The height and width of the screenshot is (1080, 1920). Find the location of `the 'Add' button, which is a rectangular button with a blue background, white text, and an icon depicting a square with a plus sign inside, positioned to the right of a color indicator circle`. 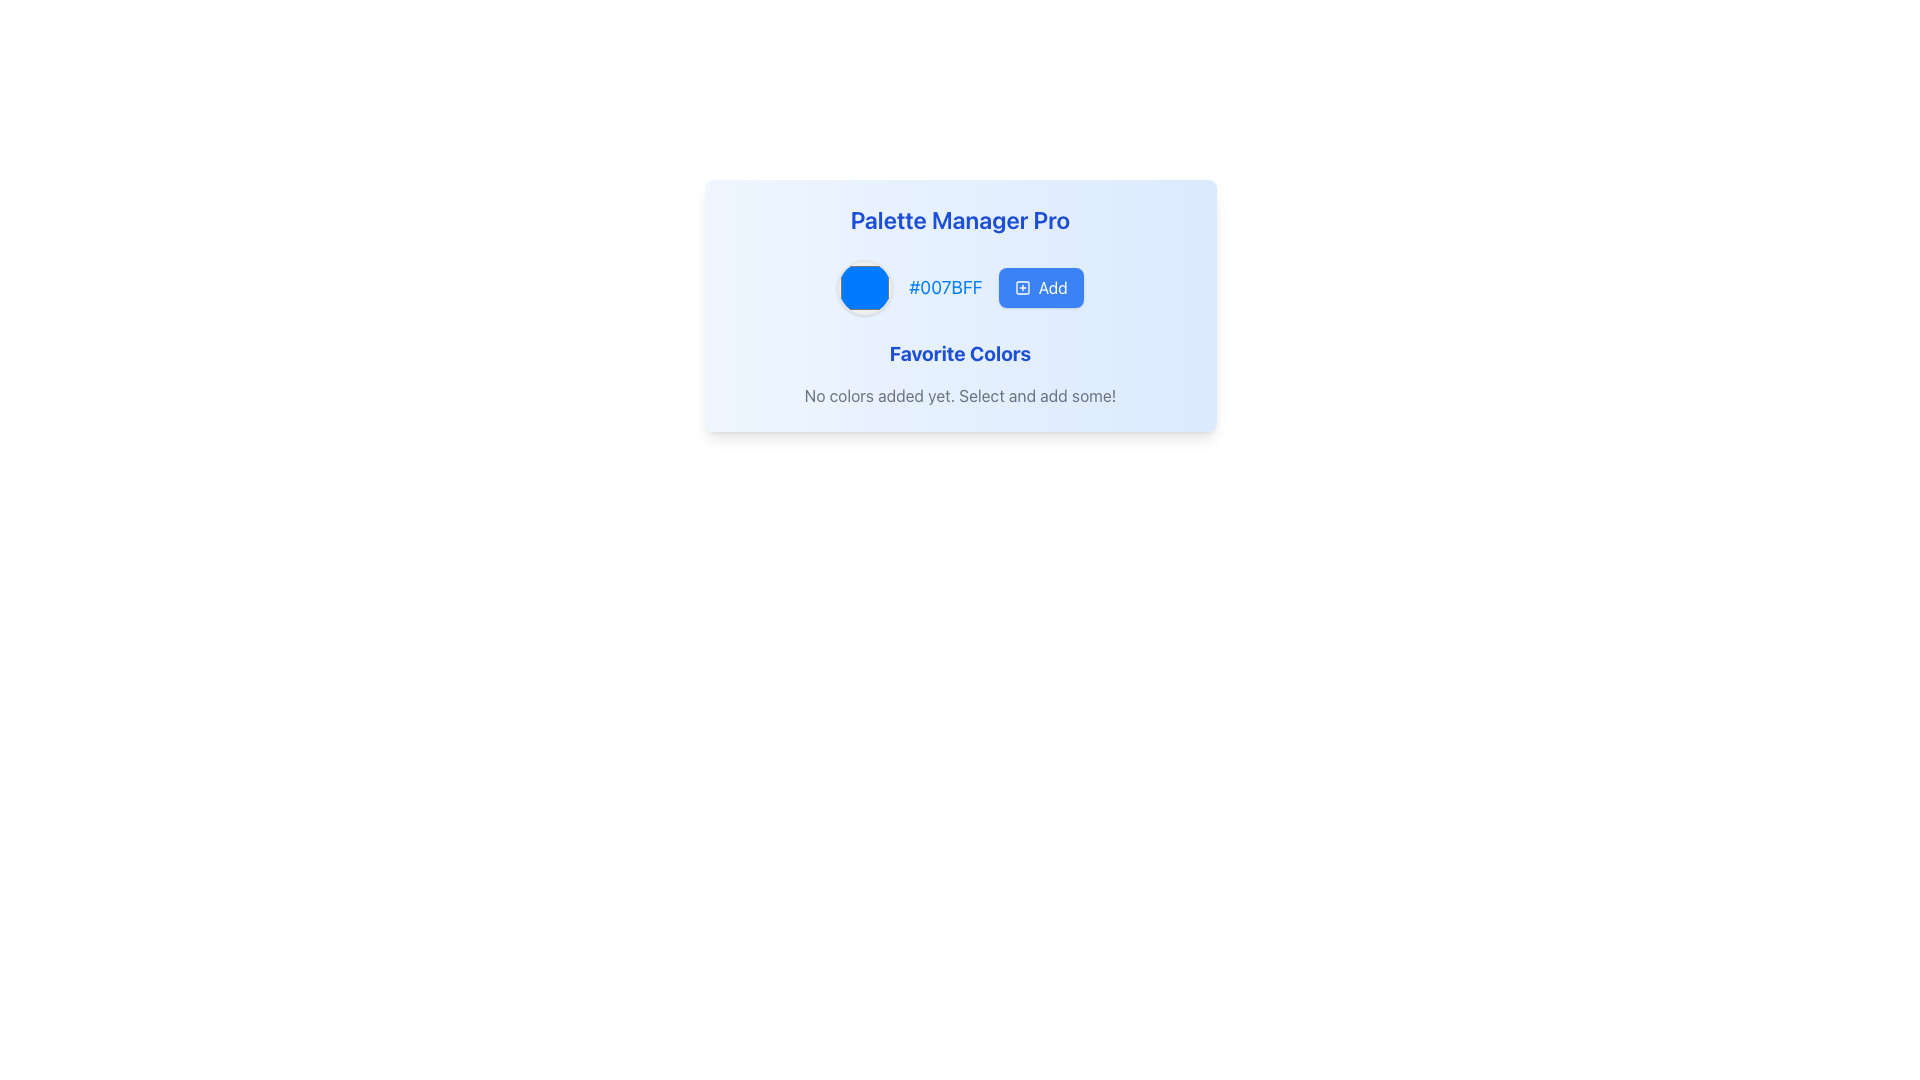

the 'Add' button, which is a rectangular button with a blue background, white text, and an icon depicting a square with a plus sign inside, positioned to the right of a color indicator circle is located at coordinates (1040, 288).